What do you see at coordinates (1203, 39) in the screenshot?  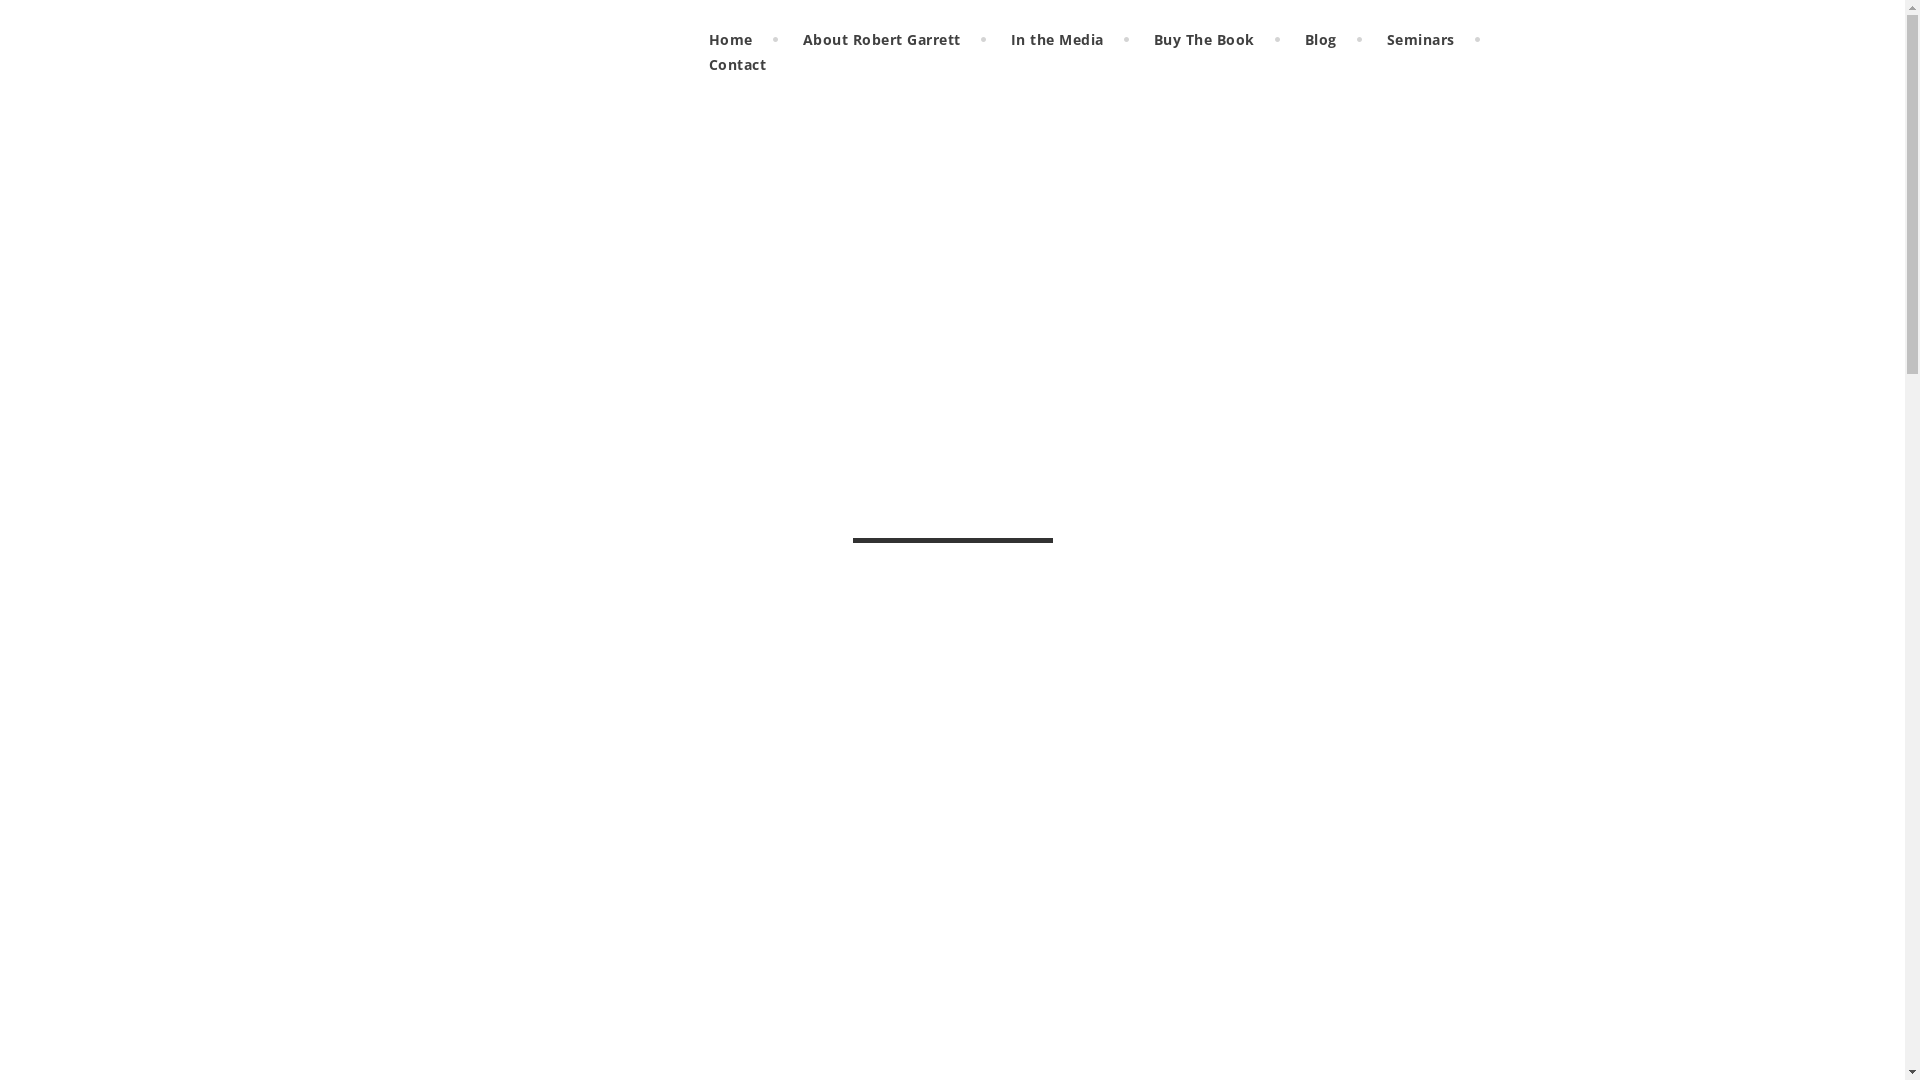 I see `'Buy The Book'` at bounding box center [1203, 39].